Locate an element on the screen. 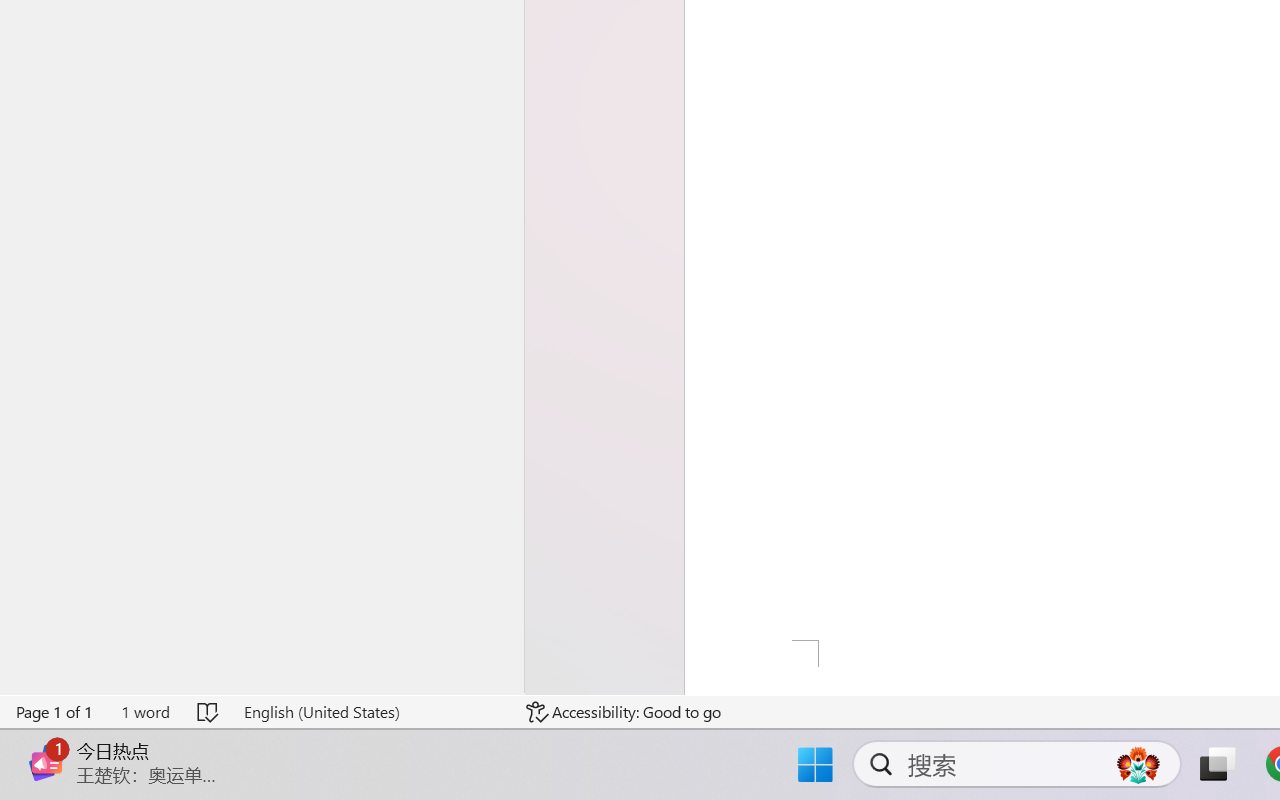 The image size is (1280, 800). 'Class: Image' is located at coordinates (46, 762).